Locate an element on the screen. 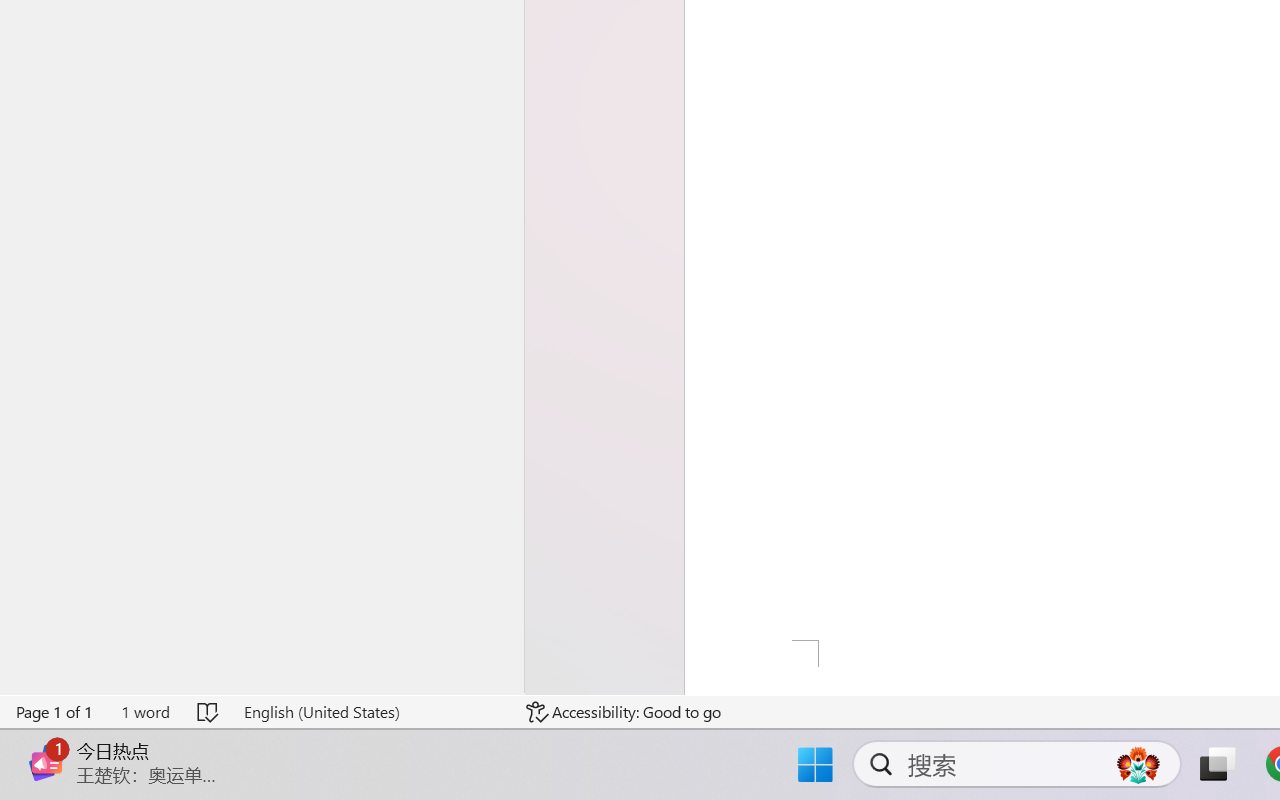 The image size is (1280, 800). 'Class: Image' is located at coordinates (46, 762).